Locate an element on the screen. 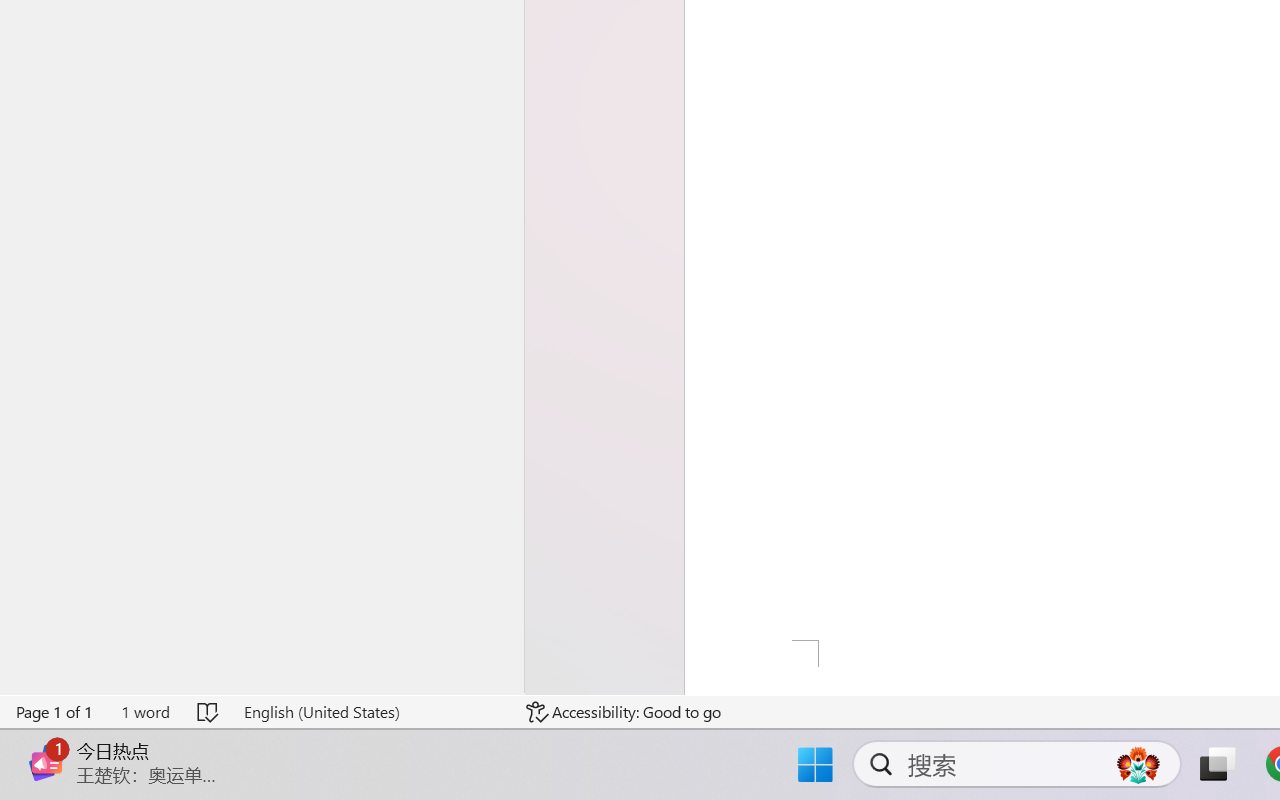 The image size is (1280, 800). 'Class: Image' is located at coordinates (46, 762).